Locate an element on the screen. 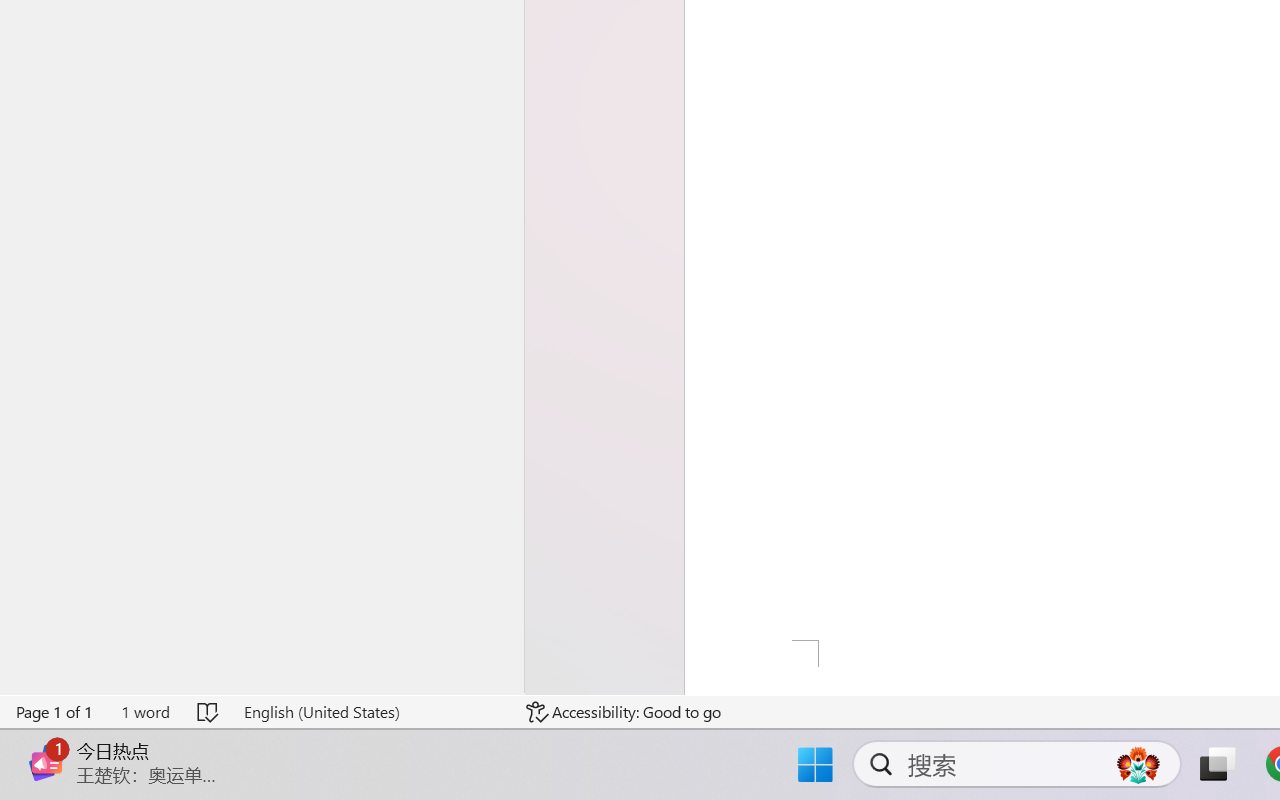 The image size is (1280, 800). 'Class: Image' is located at coordinates (46, 762).